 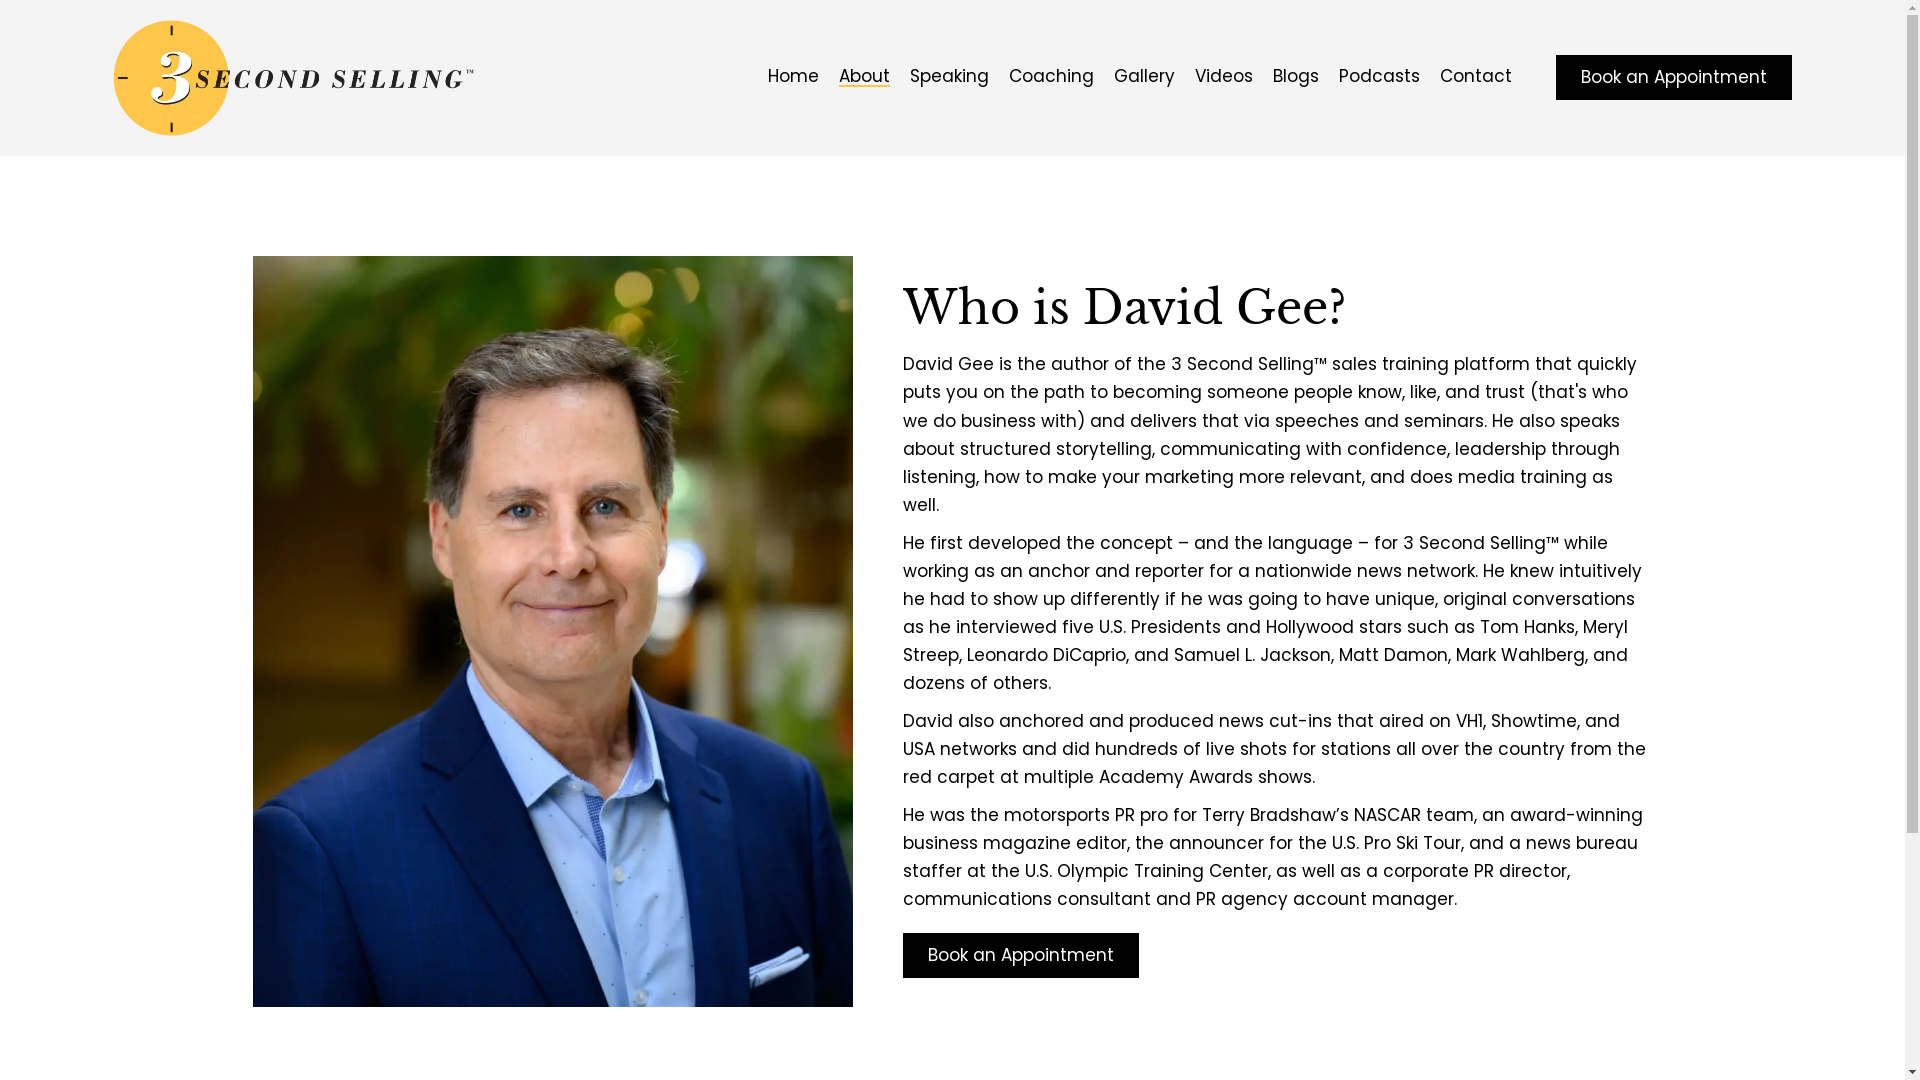 What do you see at coordinates (1144, 76) in the screenshot?
I see `'Gallery'` at bounding box center [1144, 76].